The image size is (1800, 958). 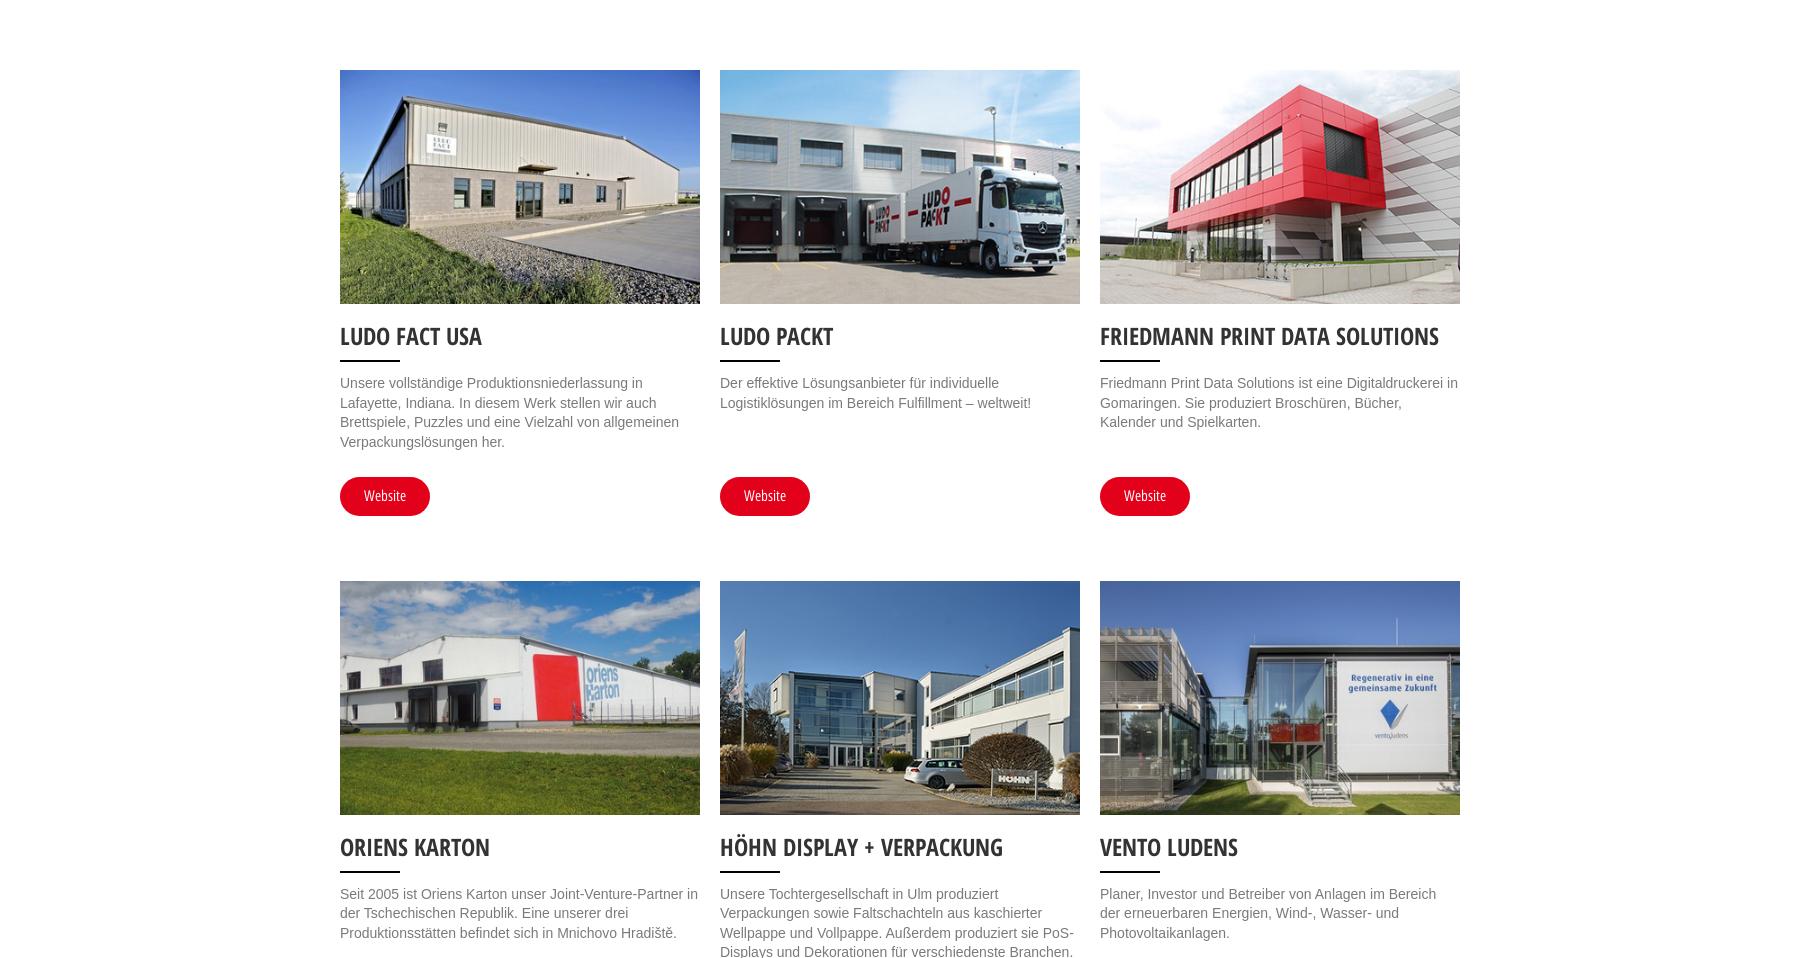 I want to click on 'Unsere vollständige Produktionsniederlassung in Lafayette, Indiana. In diesem Werk stellen wir auch Brettspiele, Puzzles und eine Vielzahl von allgemeinen Verpackungslösungen her.', so click(x=508, y=411).